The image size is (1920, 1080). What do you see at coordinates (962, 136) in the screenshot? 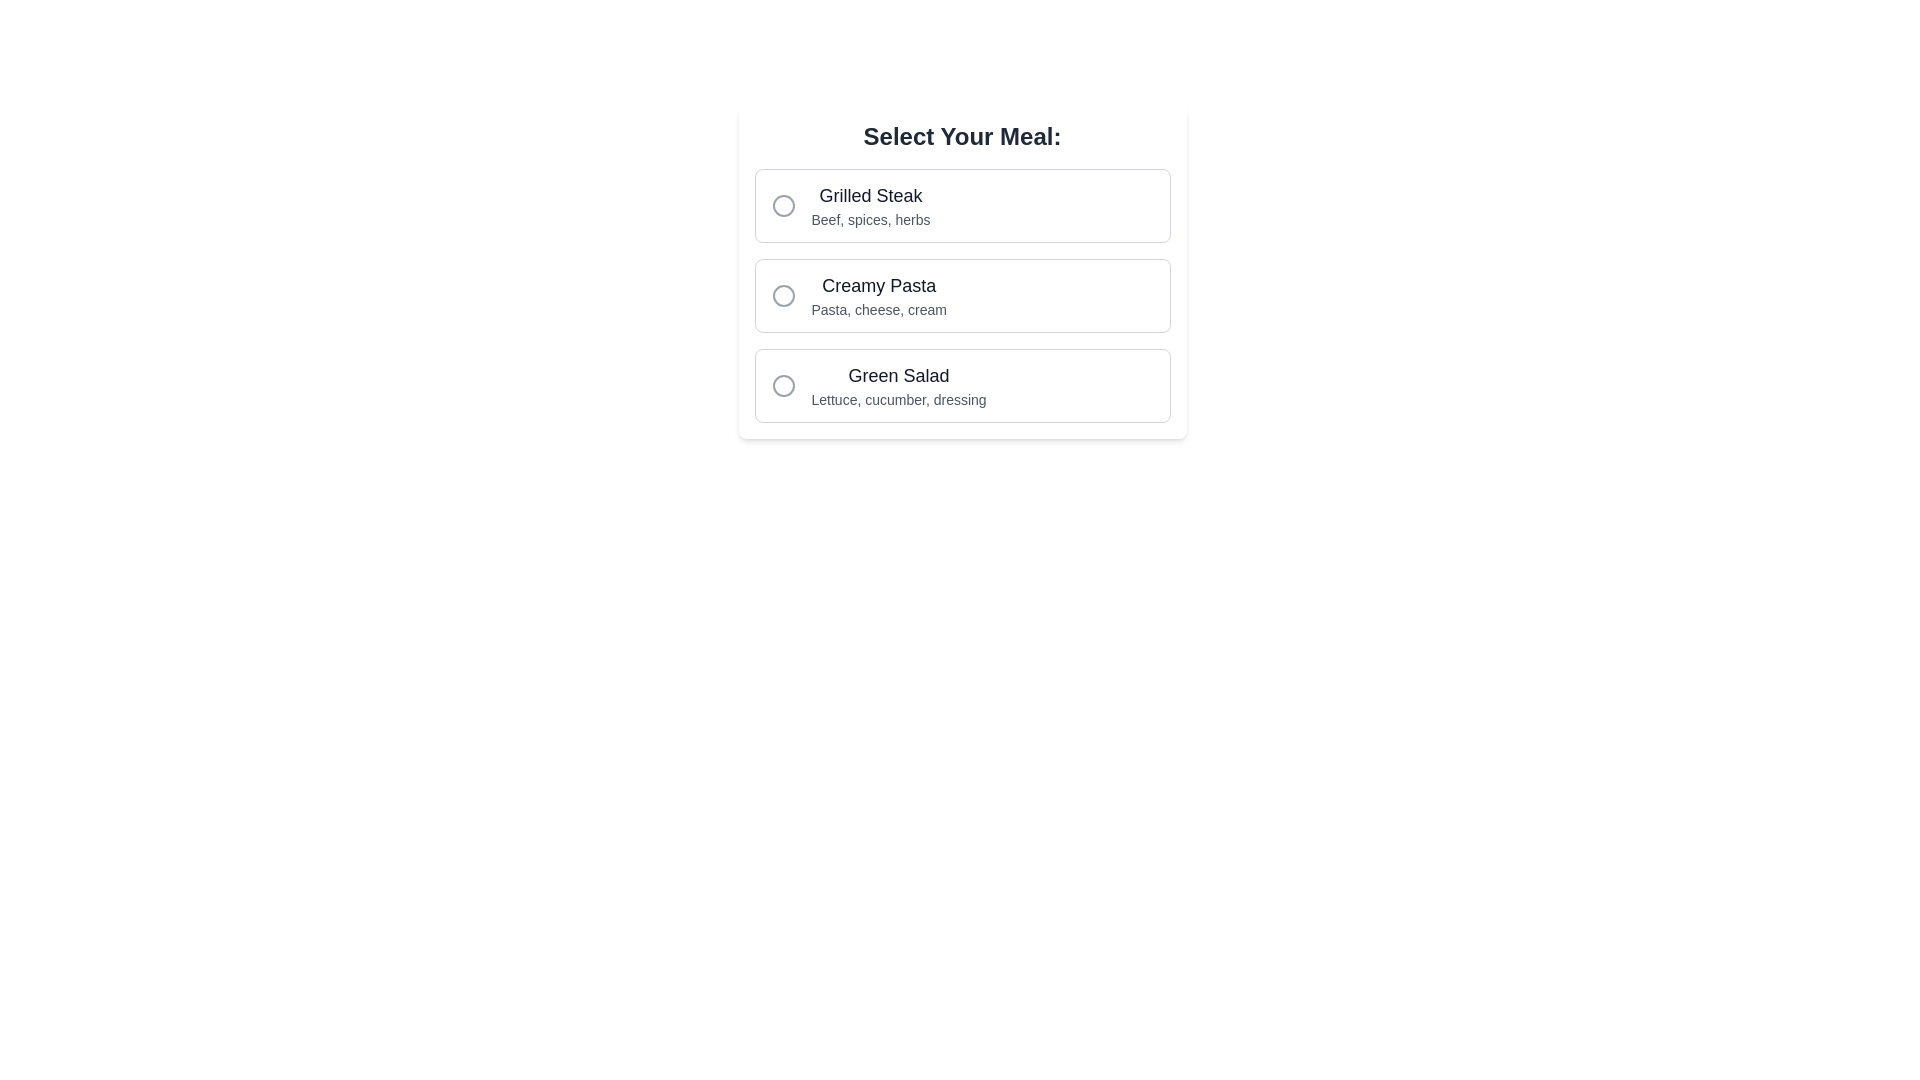
I see `the Text Label (Heading) that serves as the title for the meal selection section, positioned at the top center of the content block` at bounding box center [962, 136].